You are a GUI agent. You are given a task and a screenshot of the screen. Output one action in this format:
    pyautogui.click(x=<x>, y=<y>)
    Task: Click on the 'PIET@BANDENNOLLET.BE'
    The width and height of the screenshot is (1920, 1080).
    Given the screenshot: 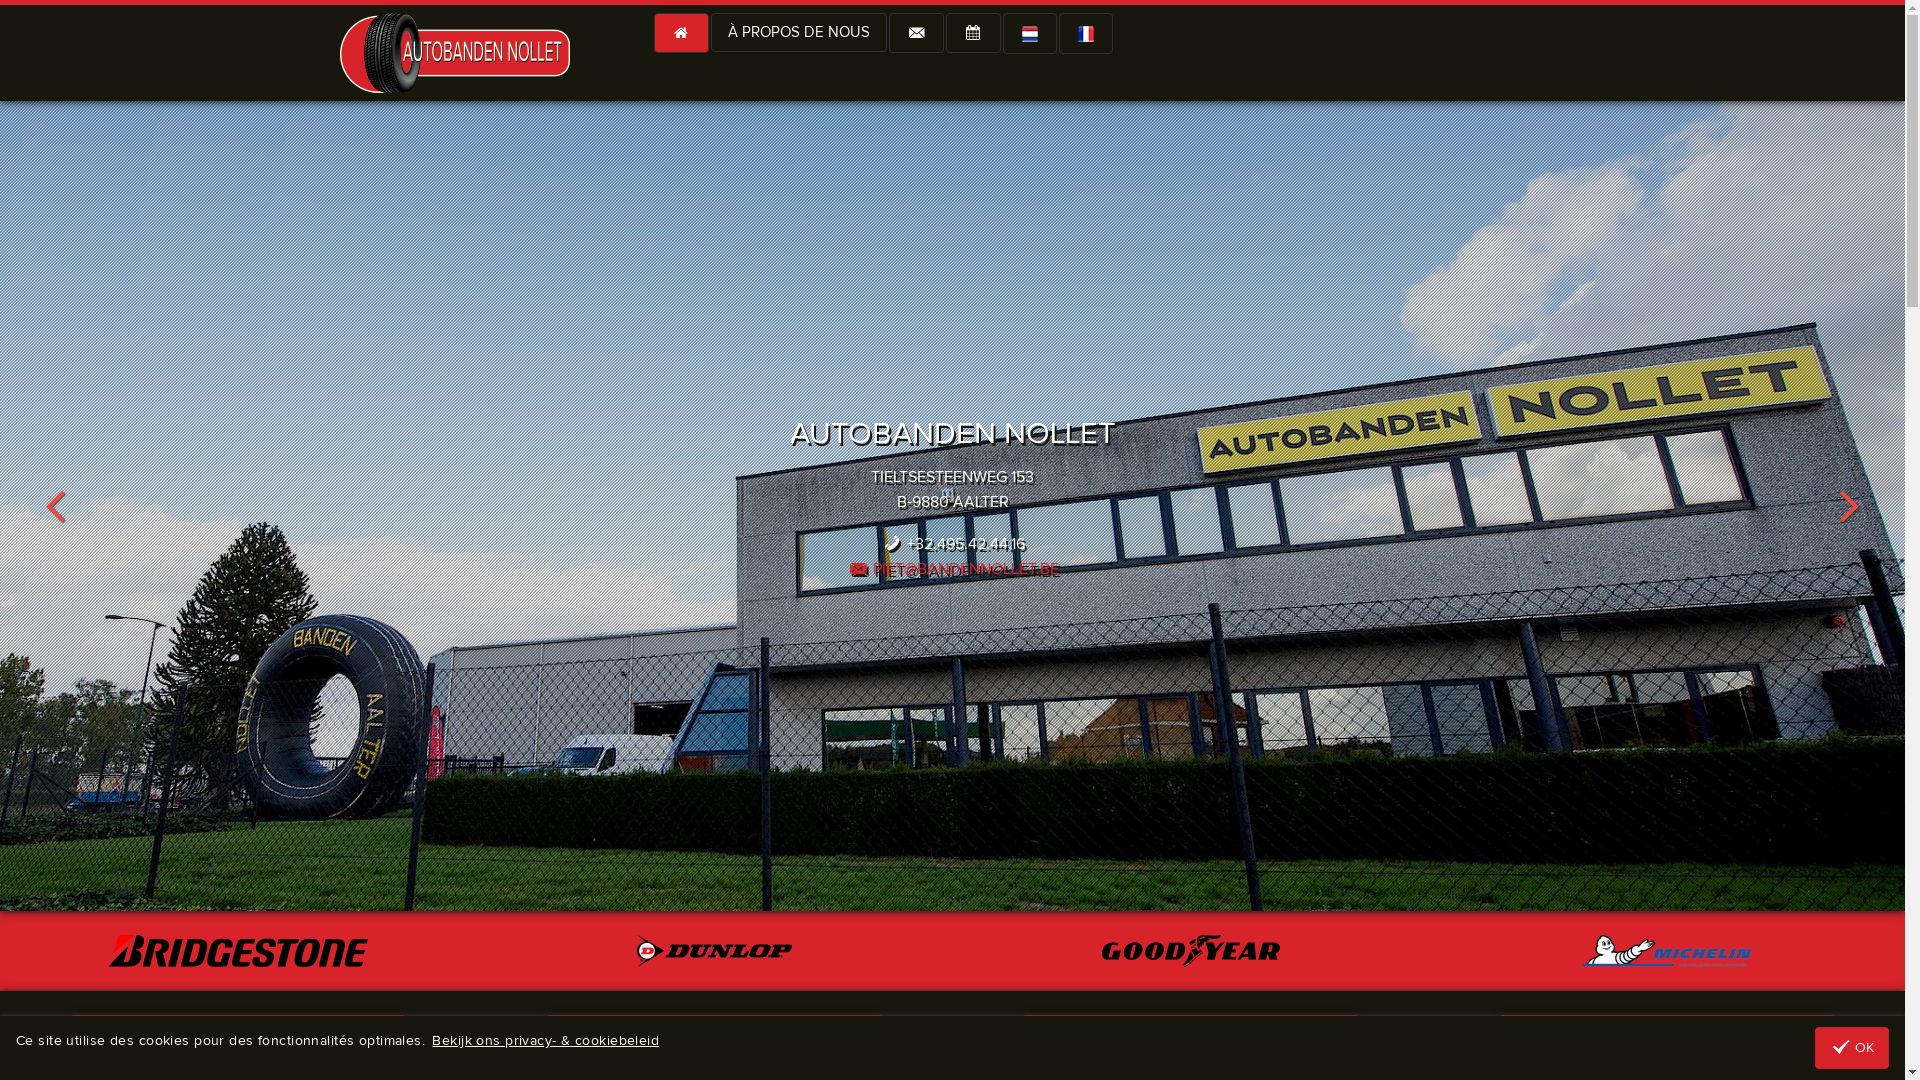 What is the action you would take?
    pyautogui.click(x=950, y=569)
    